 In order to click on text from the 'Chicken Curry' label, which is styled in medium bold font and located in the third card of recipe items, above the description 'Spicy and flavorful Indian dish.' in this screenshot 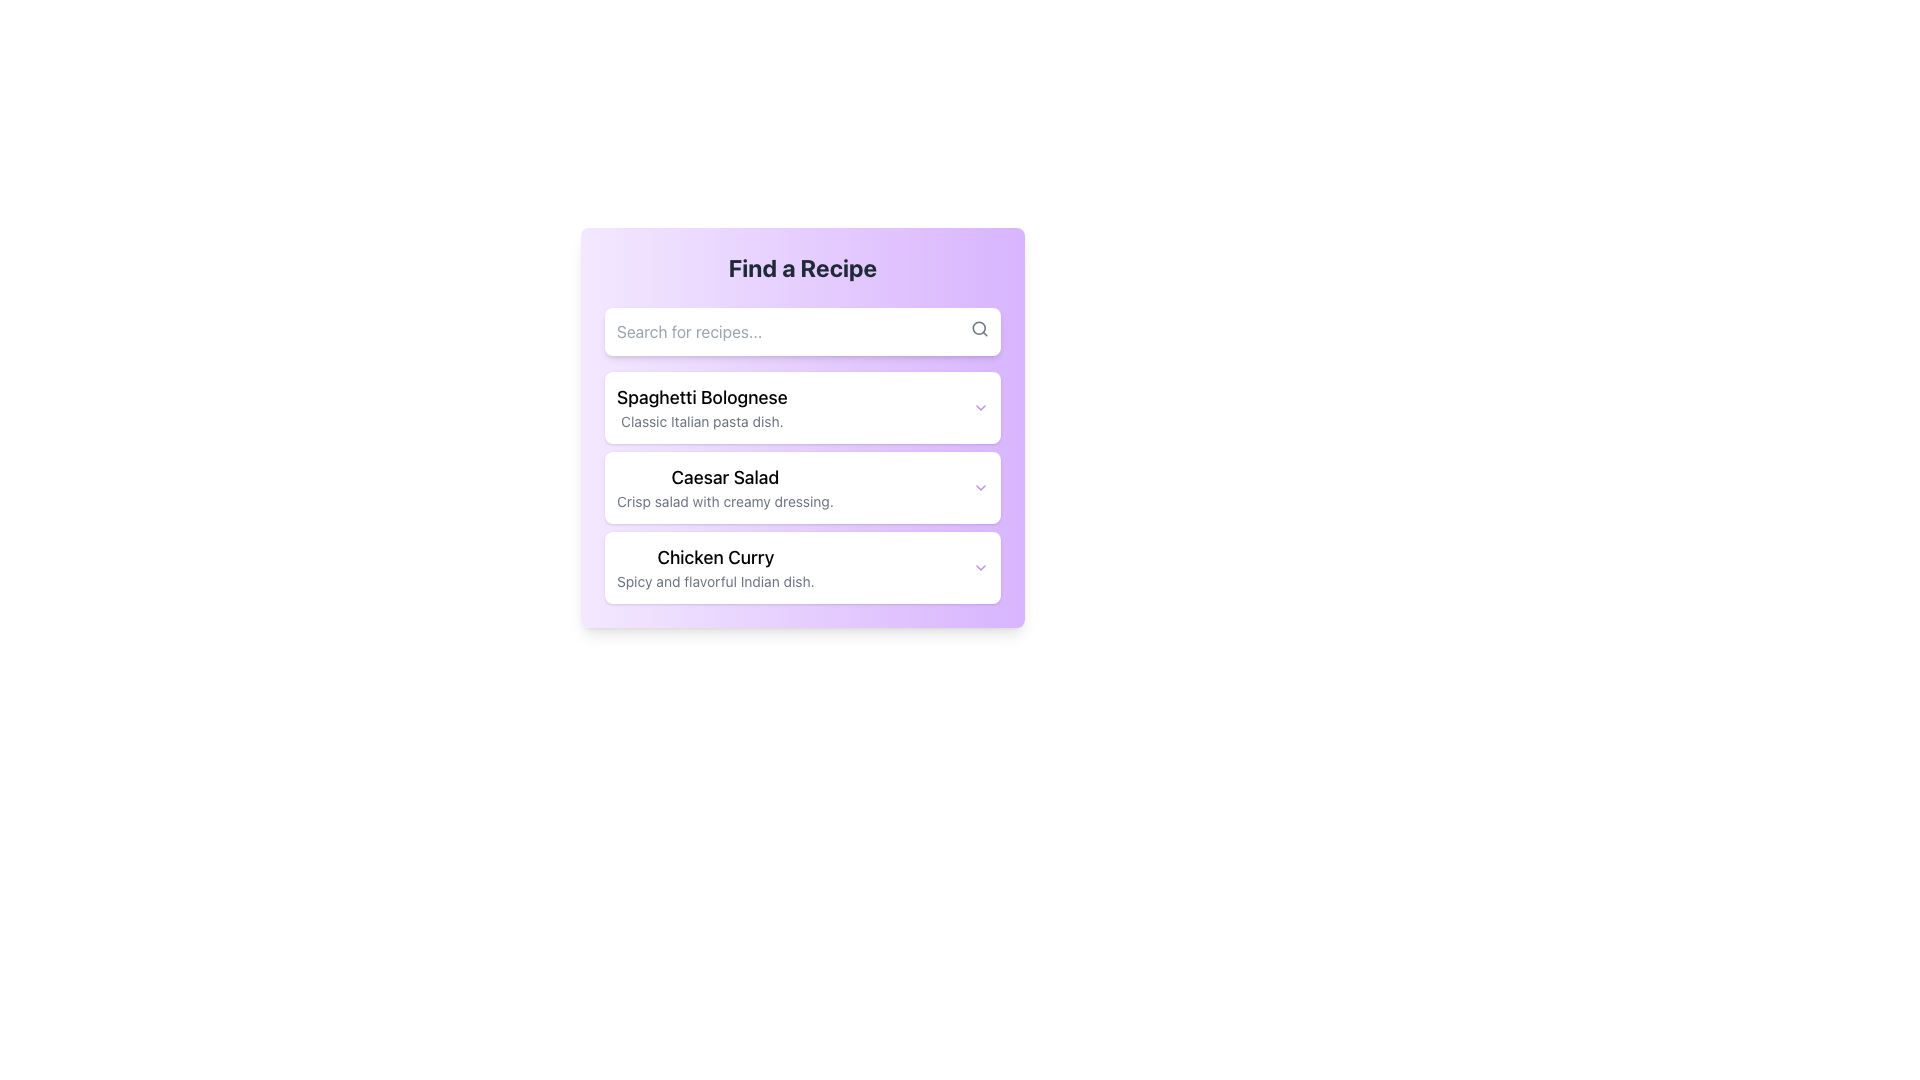, I will do `click(715, 567)`.